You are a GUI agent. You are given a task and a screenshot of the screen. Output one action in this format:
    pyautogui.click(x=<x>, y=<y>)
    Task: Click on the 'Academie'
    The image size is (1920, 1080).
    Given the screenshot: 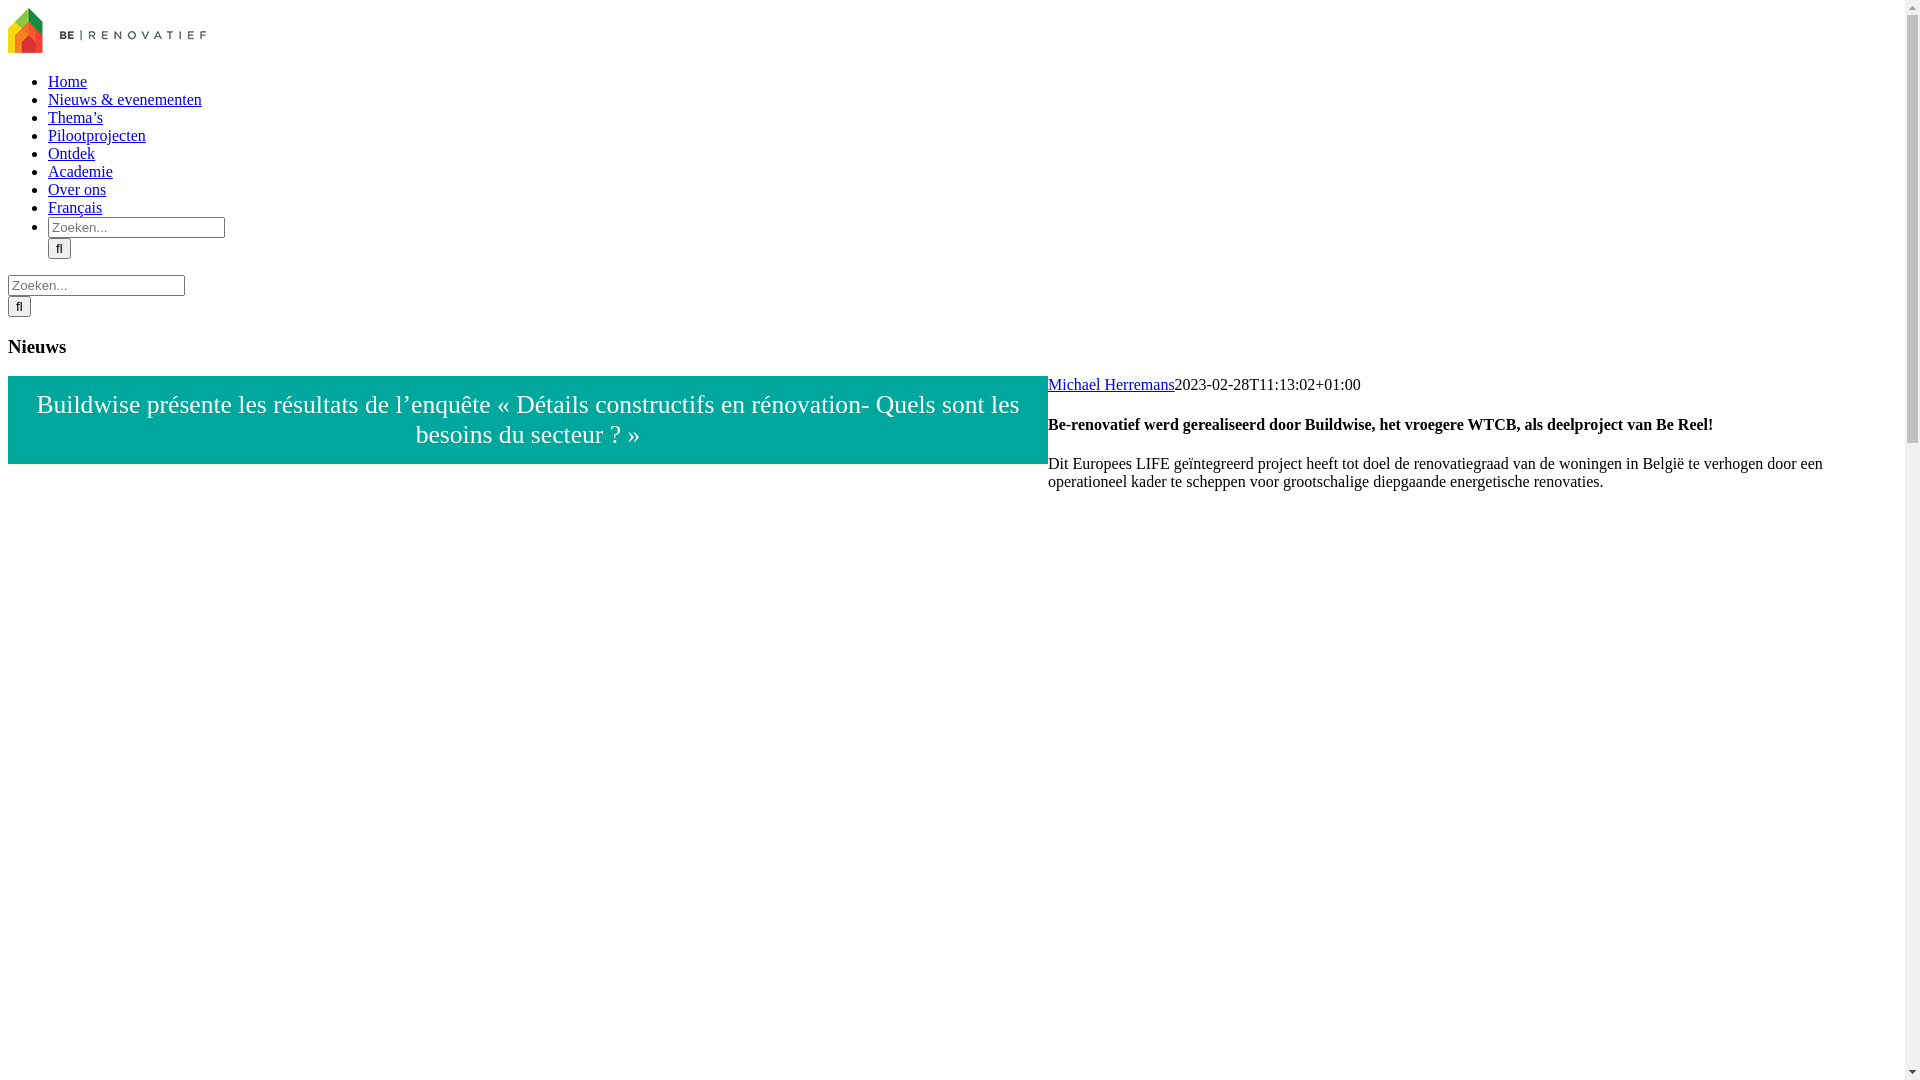 What is the action you would take?
    pyautogui.click(x=80, y=170)
    